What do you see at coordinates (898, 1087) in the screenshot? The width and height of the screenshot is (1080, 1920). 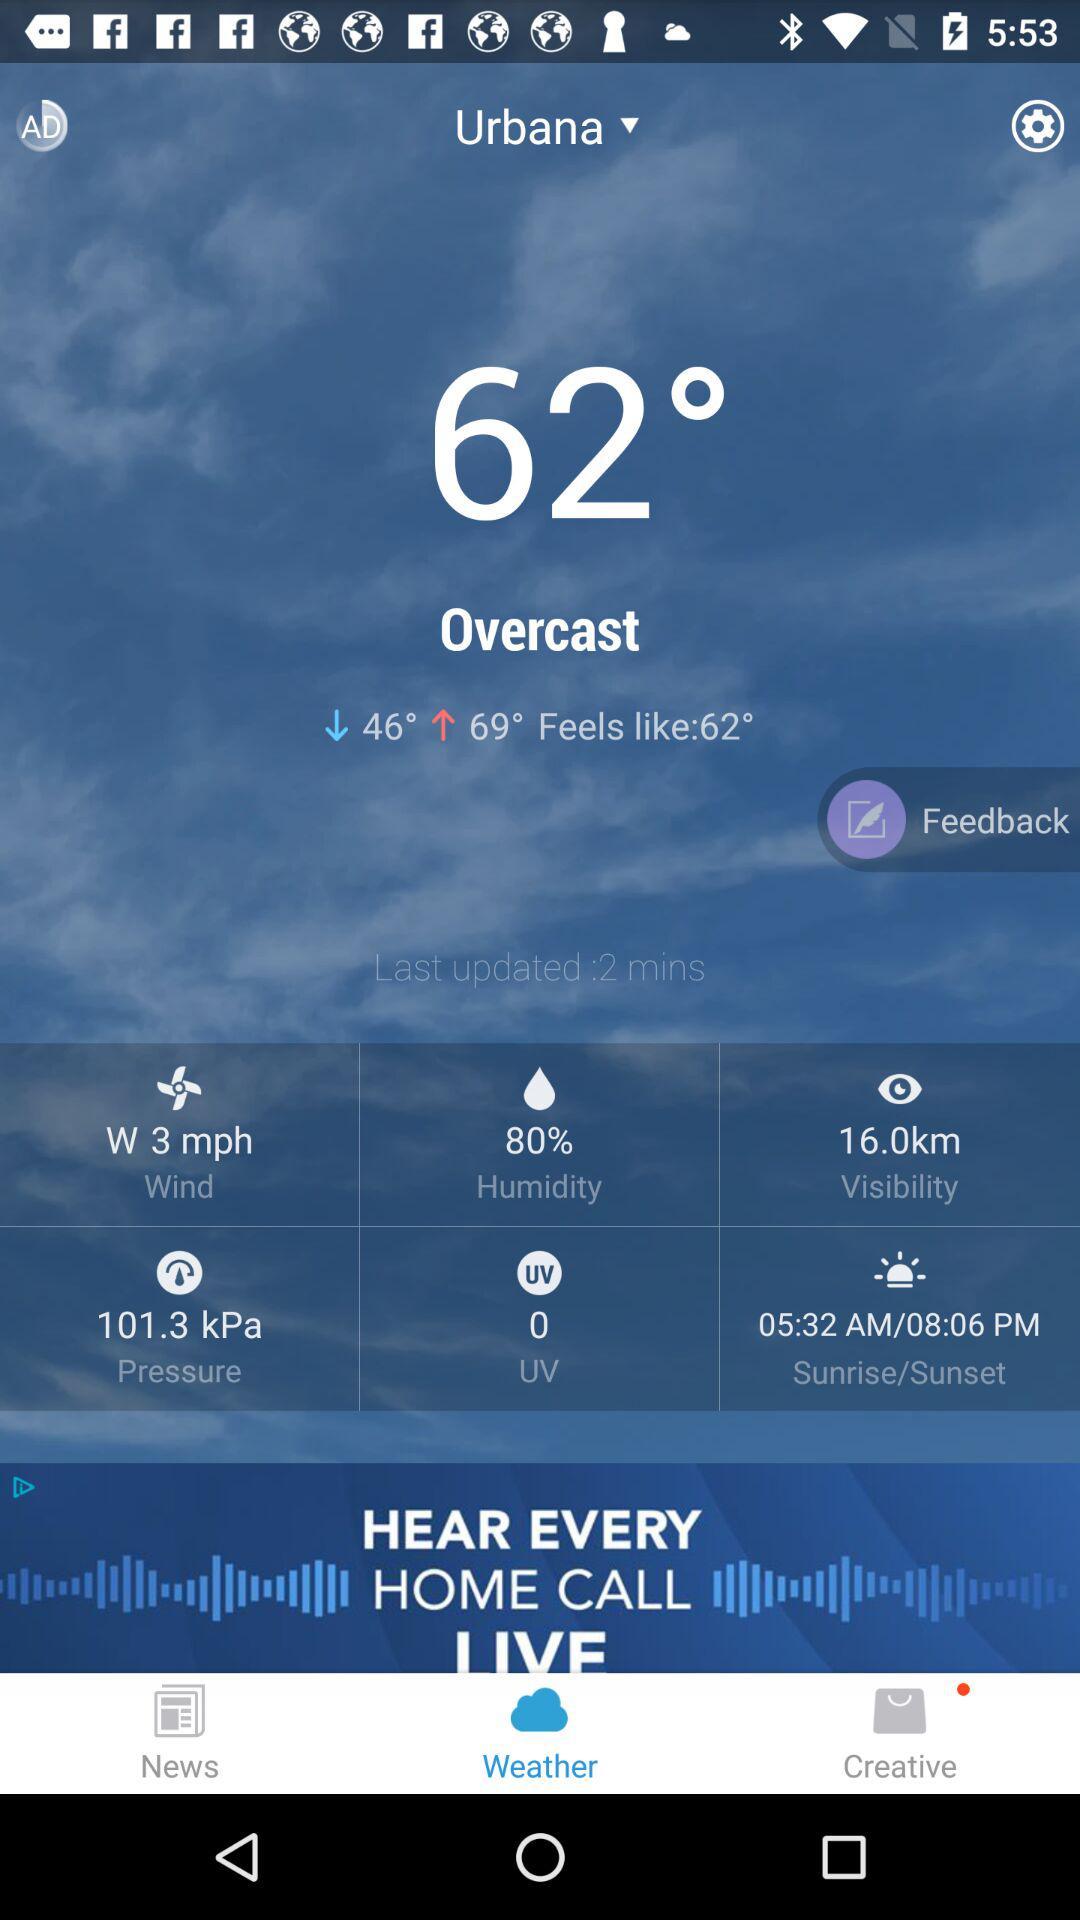 I see `the icon above visibility` at bounding box center [898, 1087].